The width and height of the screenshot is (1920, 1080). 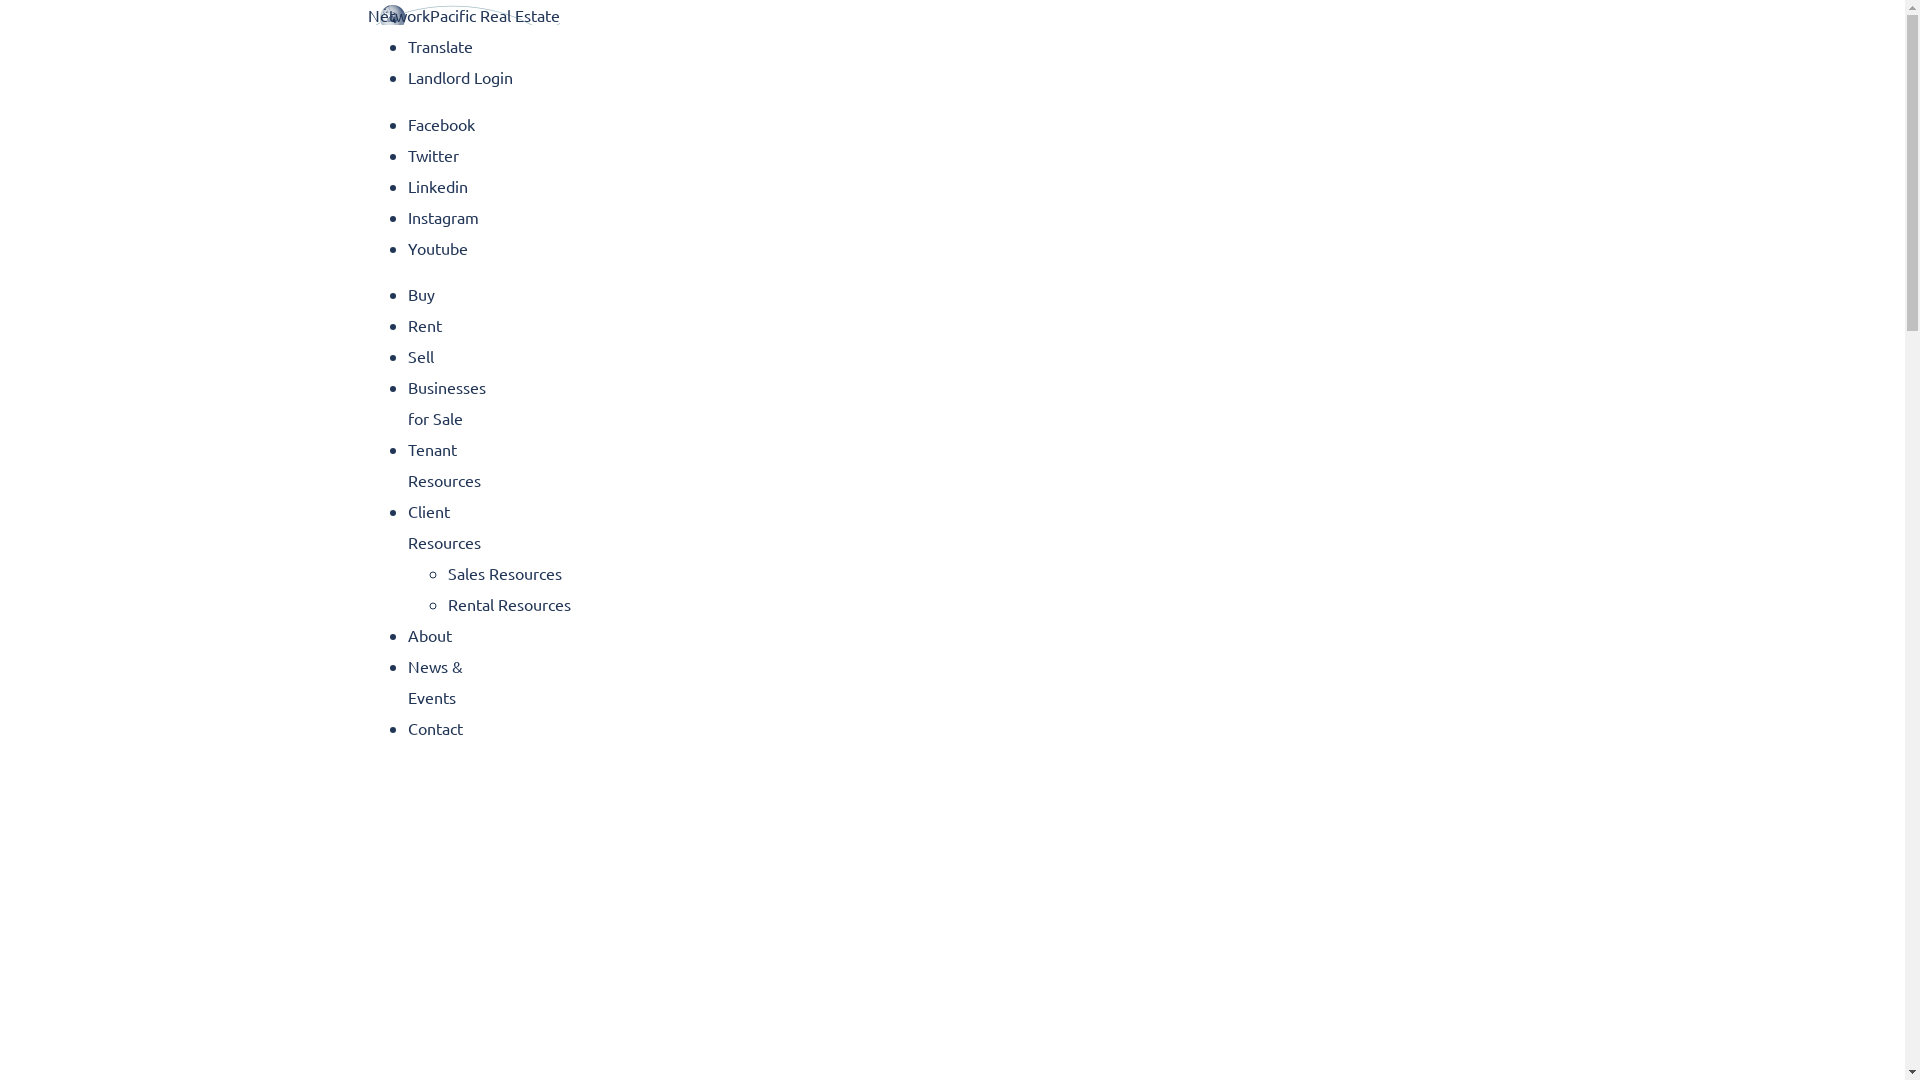 I want to click on 'Instagram', so click(x=442, y=216).